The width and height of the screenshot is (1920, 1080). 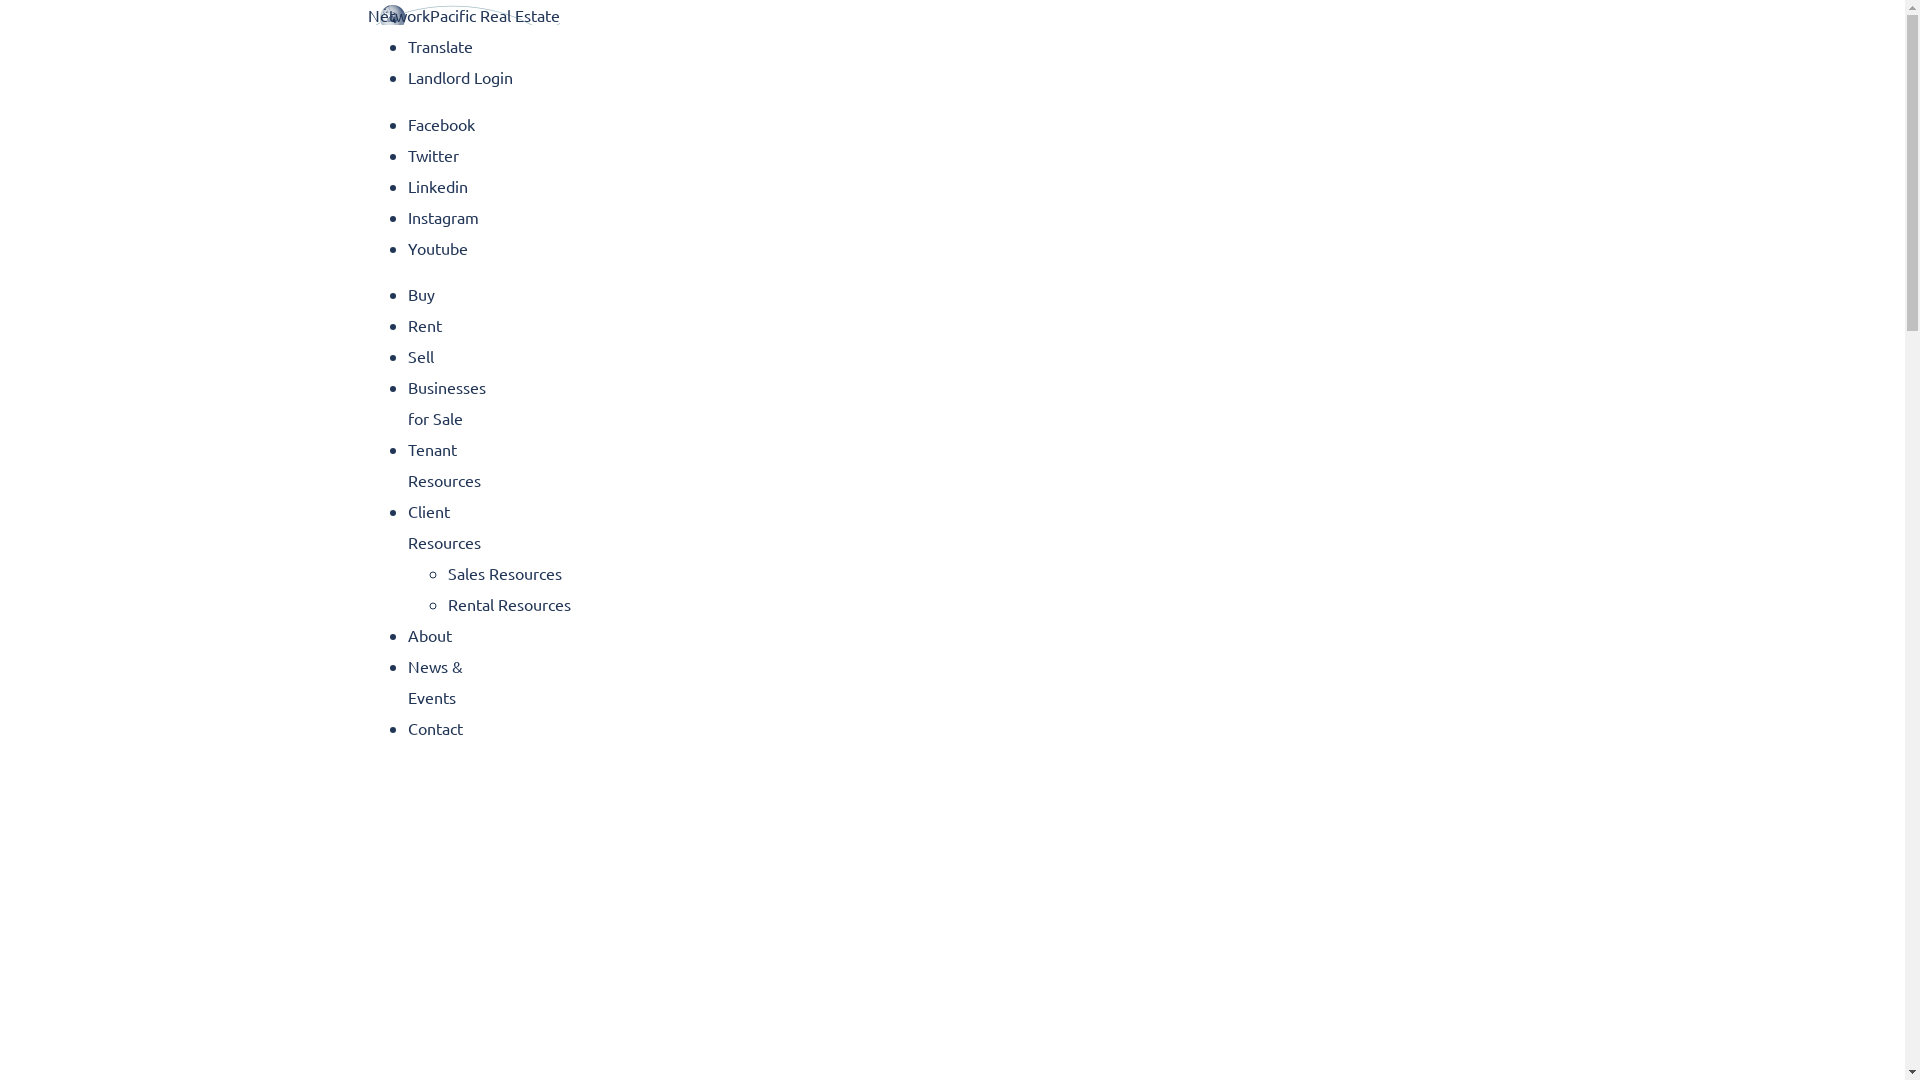 I want to click on 'Instagram', so click(x=442, y=216).